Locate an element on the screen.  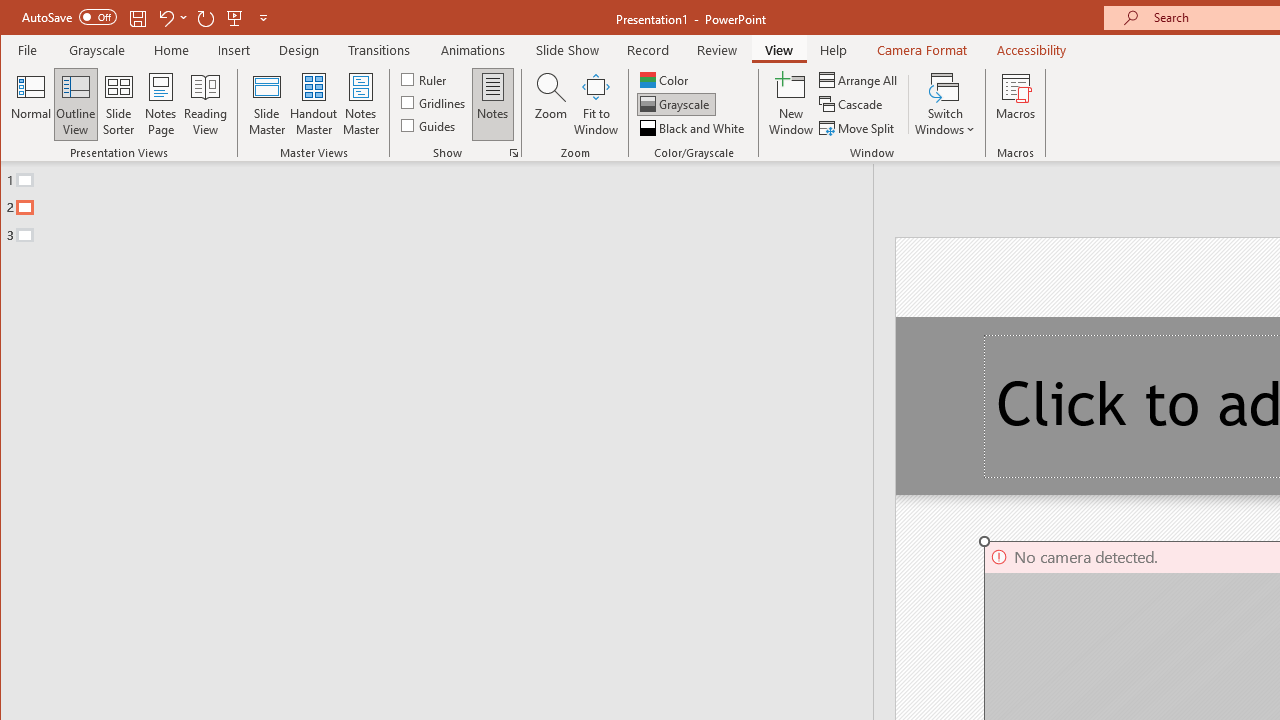
'New Window' is located at coordinates (790, 104).